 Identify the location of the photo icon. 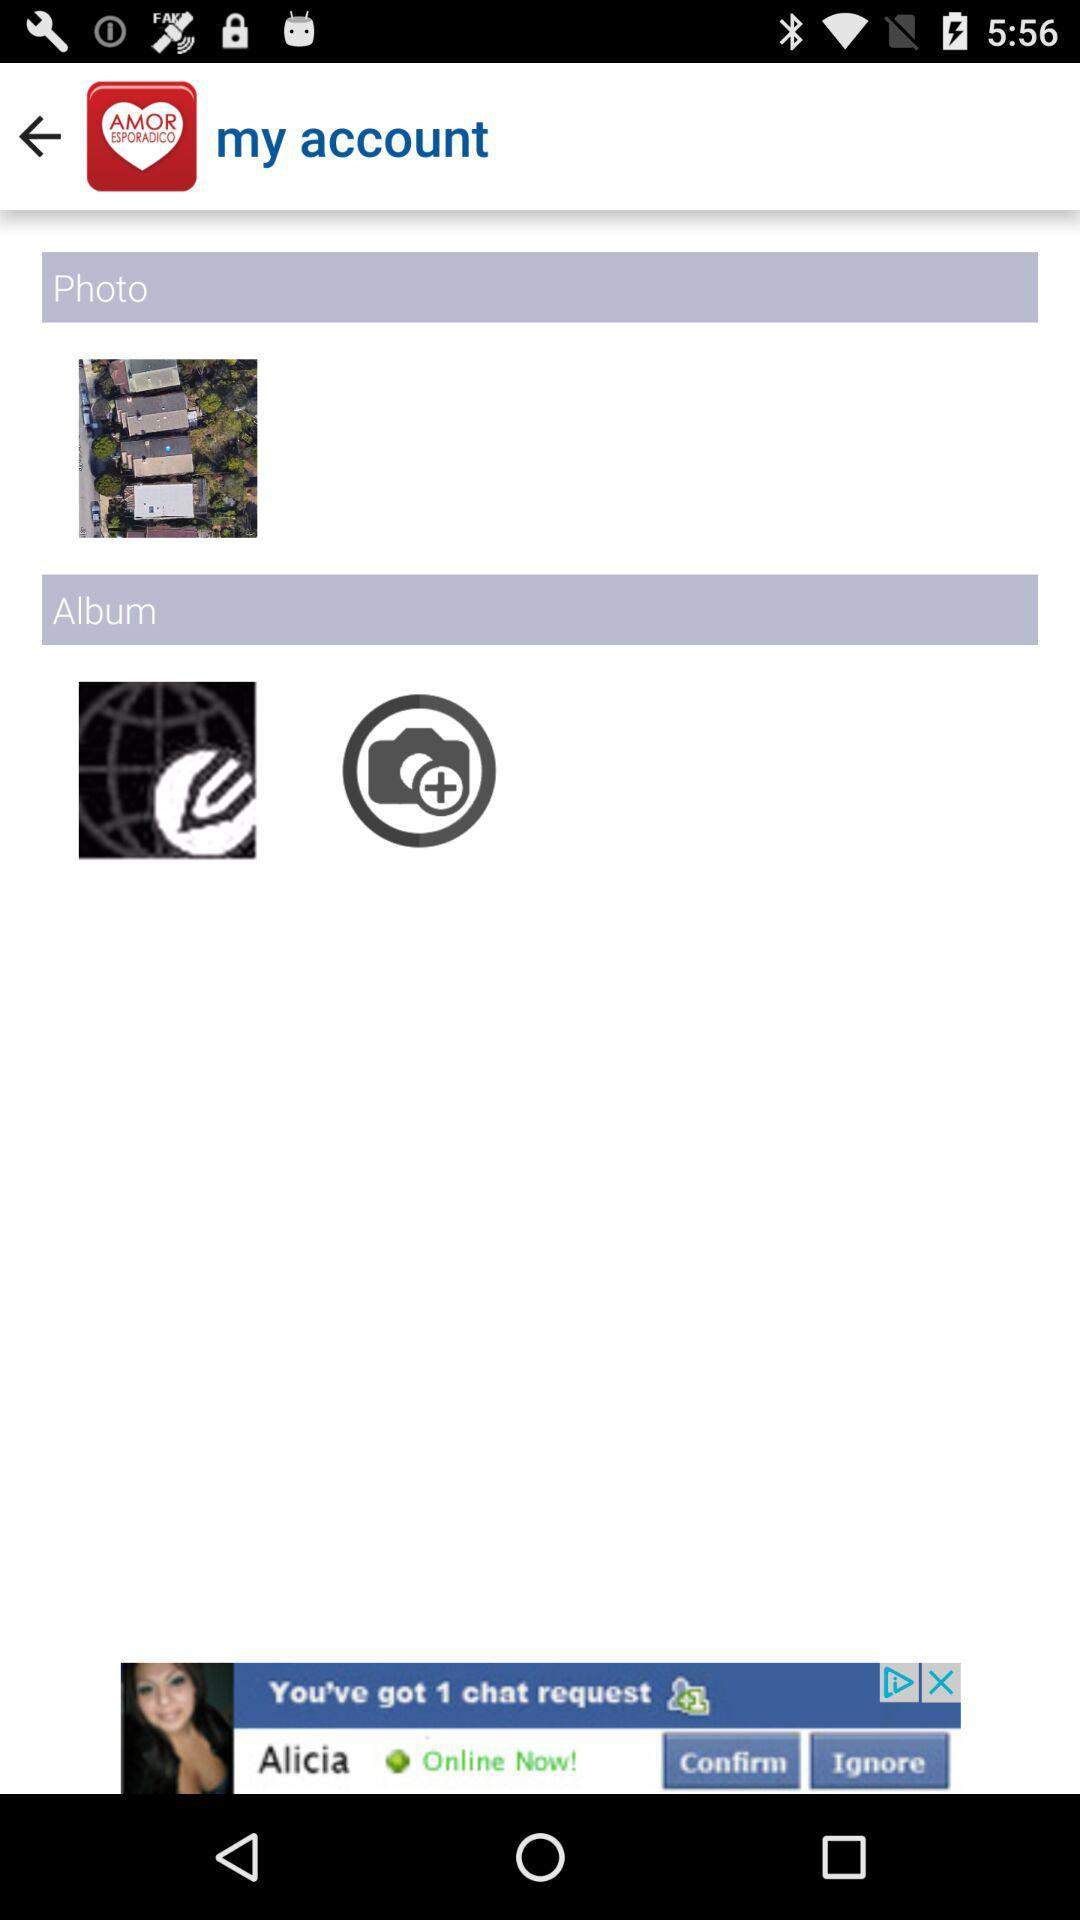
(419, 825).